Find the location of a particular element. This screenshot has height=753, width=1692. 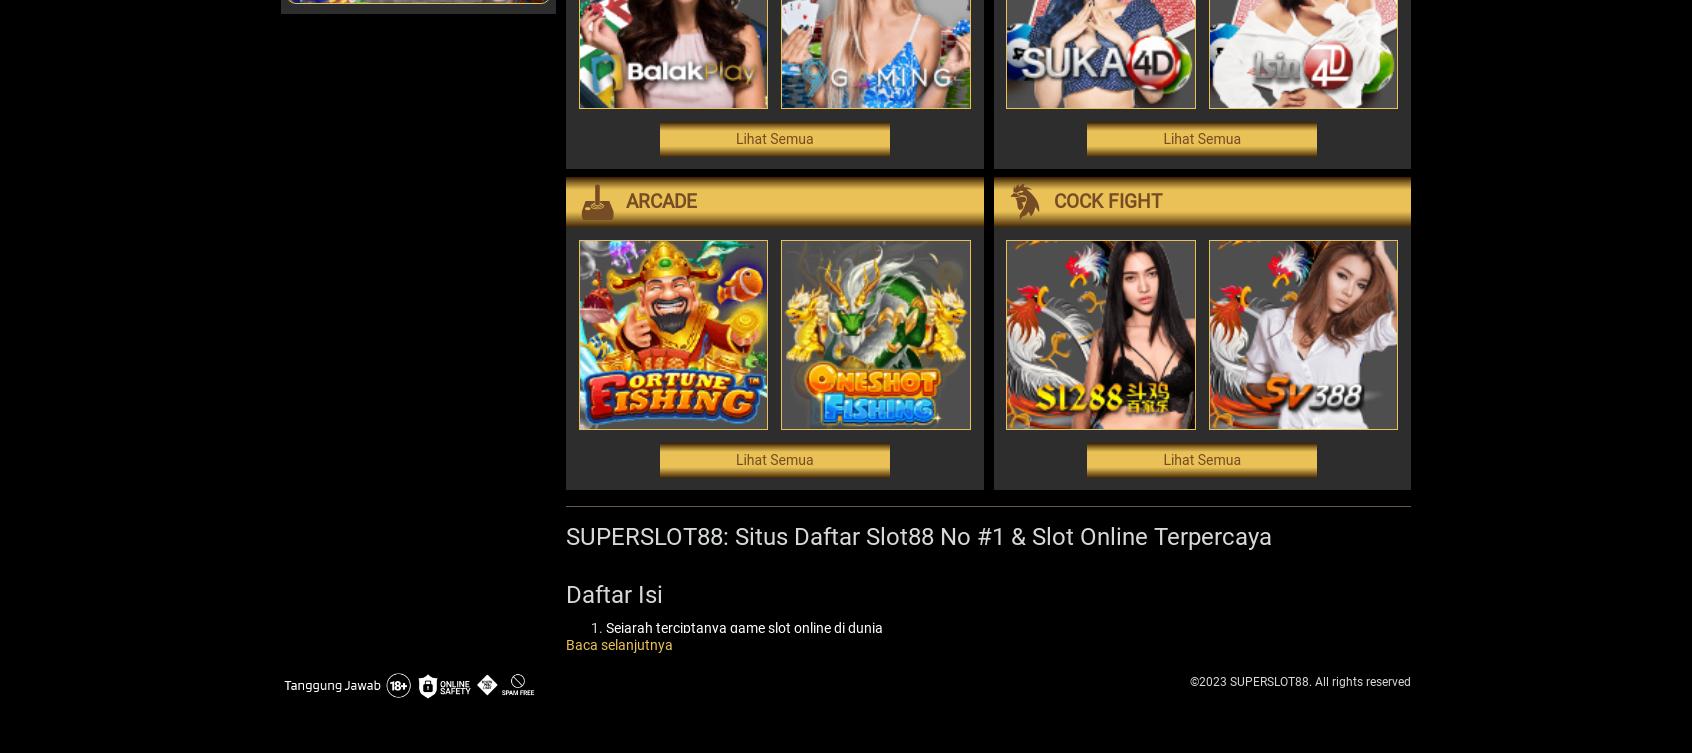

'Sejarah Terciptanya Game Slot Online di Dunia' is located at coordinates (743, 628).